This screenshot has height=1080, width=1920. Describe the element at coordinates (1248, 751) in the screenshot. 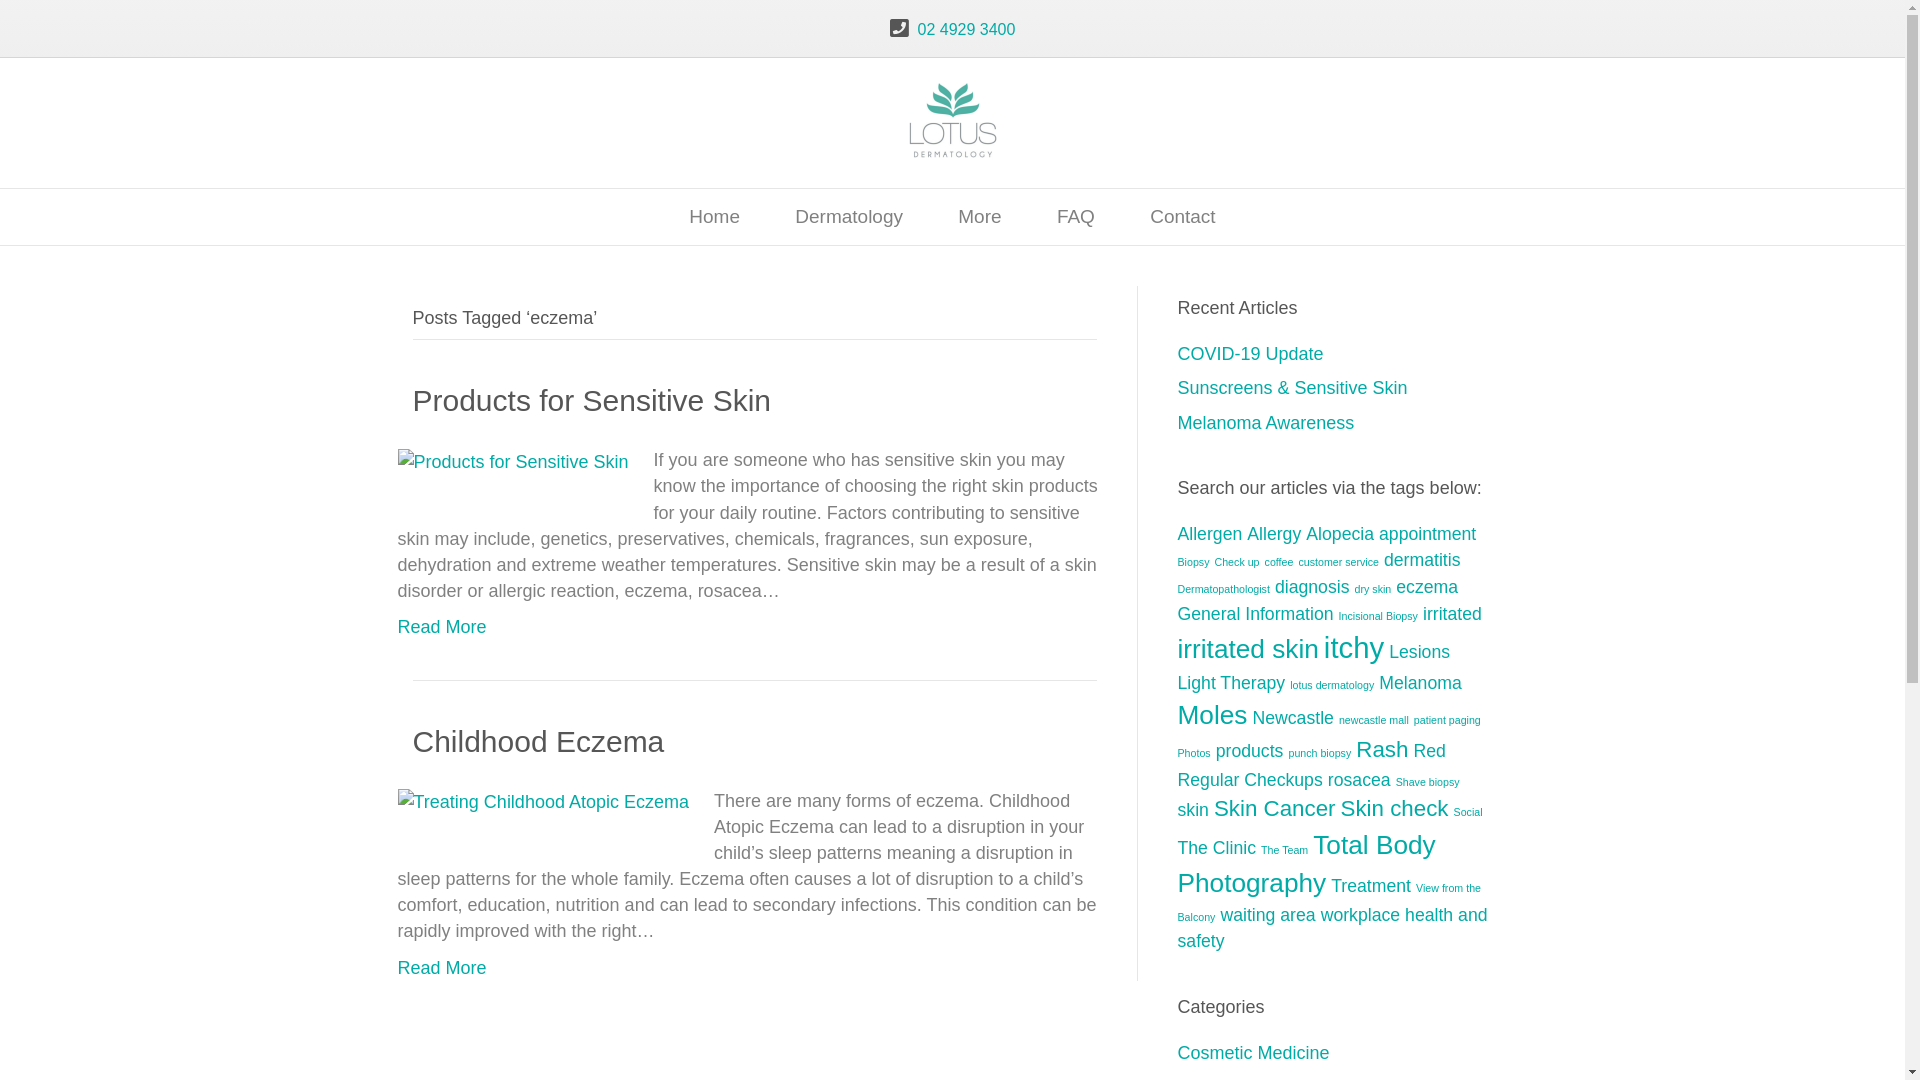

I see `'products'` at that location.